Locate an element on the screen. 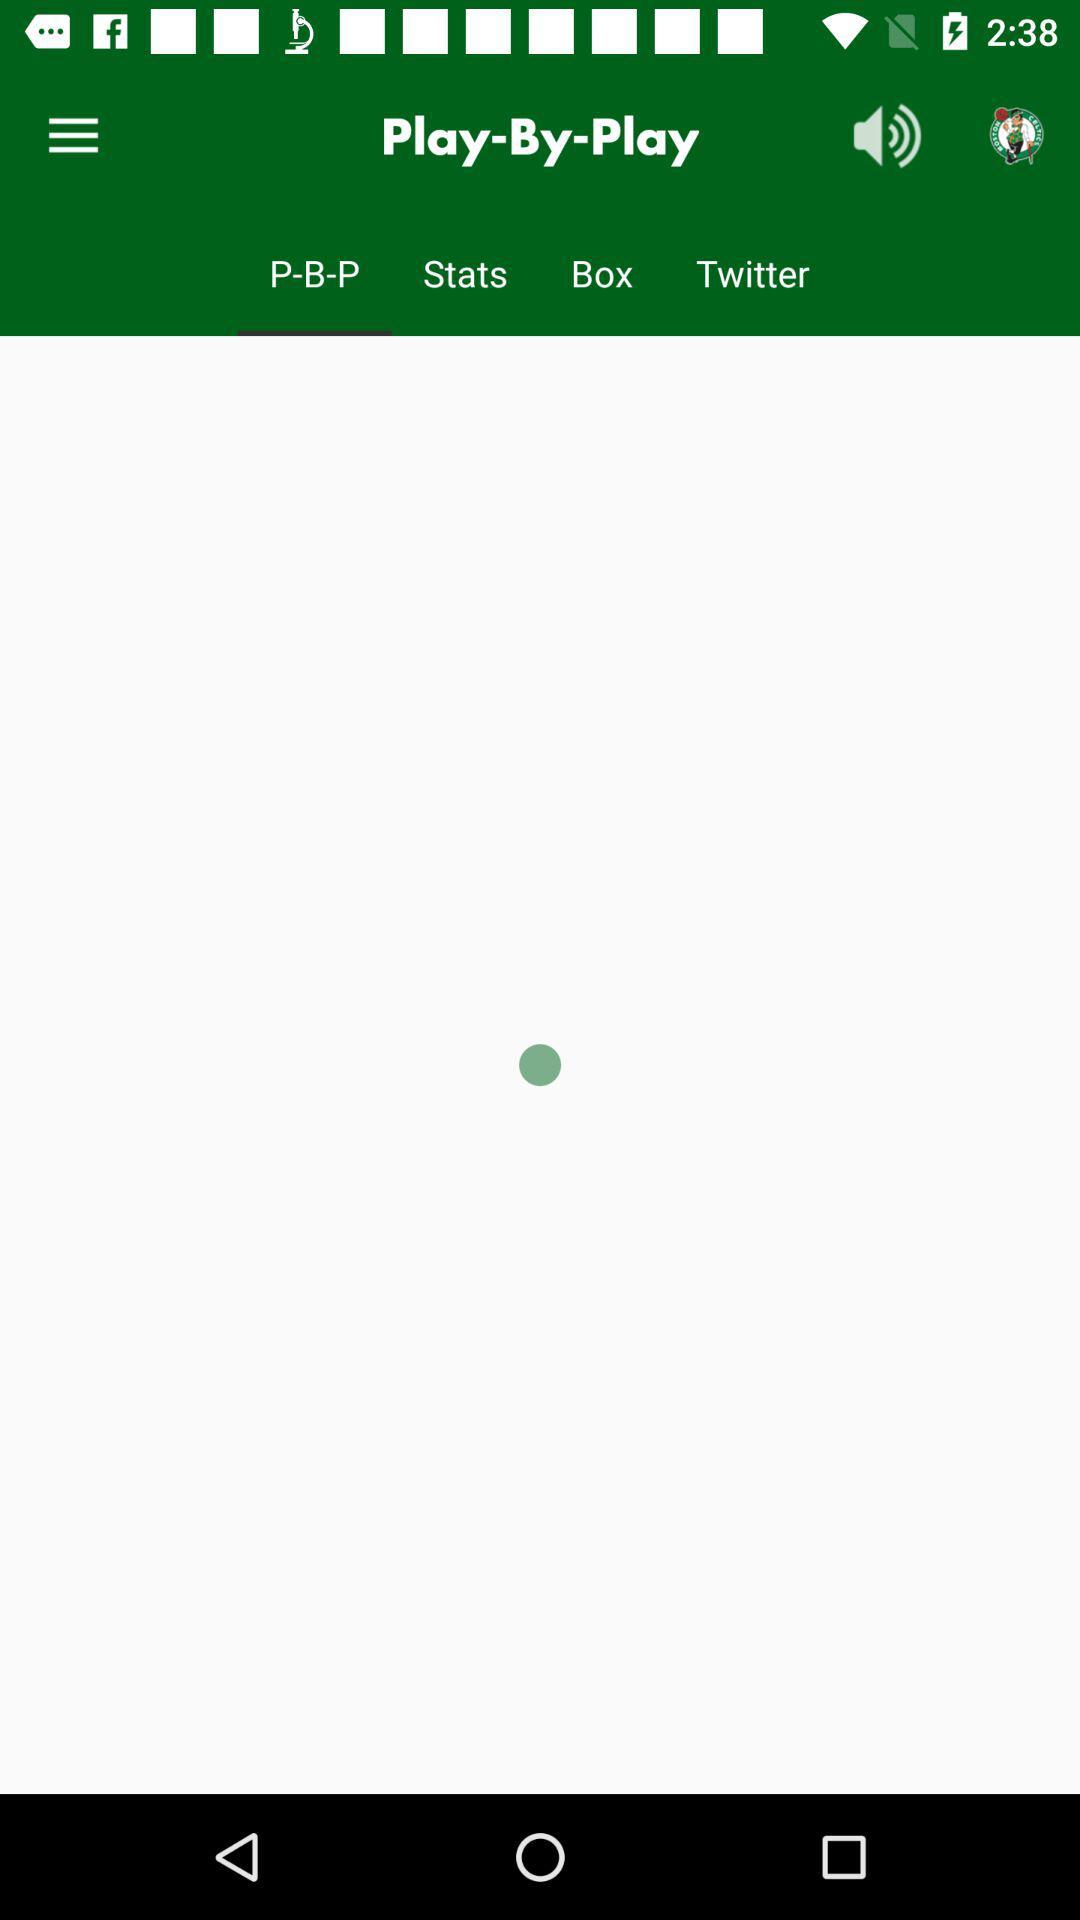  item to the left of the play-by-play item is located at coordinates (72, 135).